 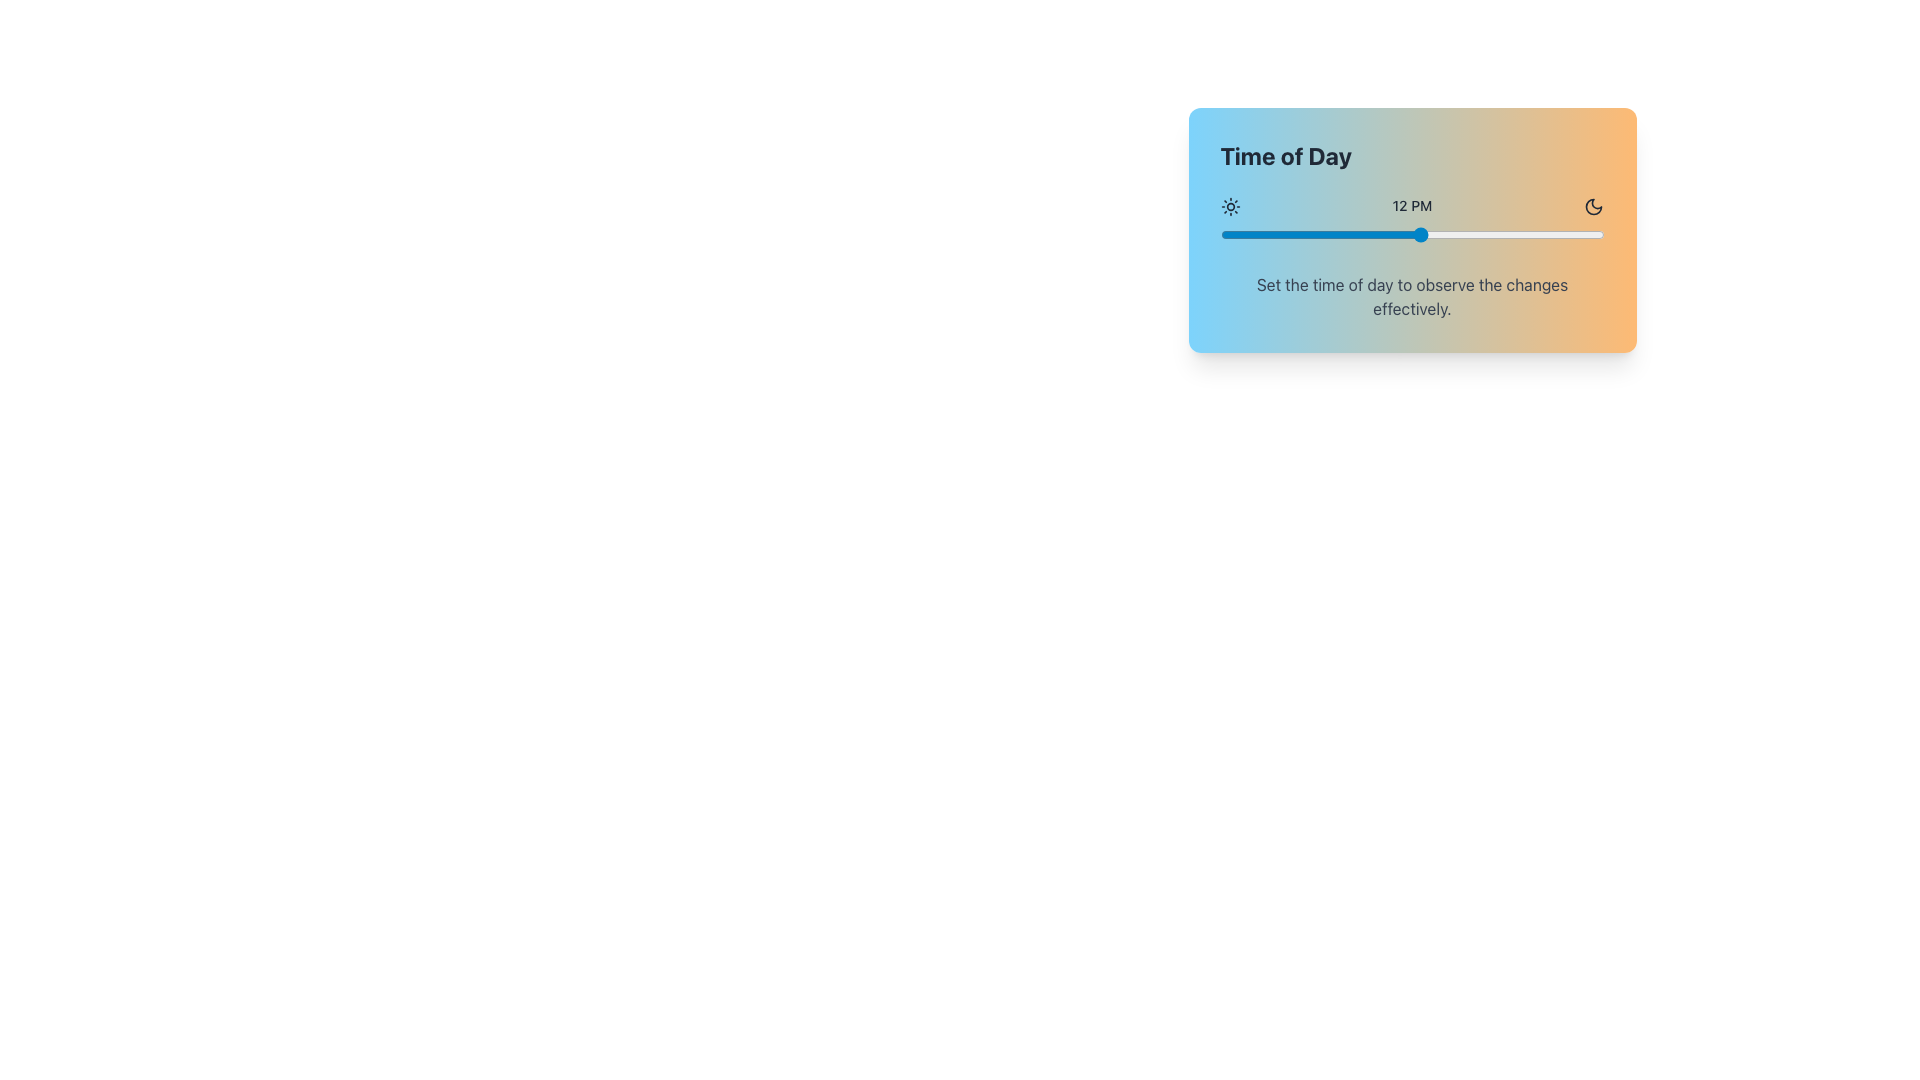 What do you see at coordinates (1411, 297) in the screenshot?
I see `the text block that displays the message 'Set the time of day to observe the changes effectively.' This text is styled in gray and is located at the bottom of a card UI component` at bounding box center [1411, 297].